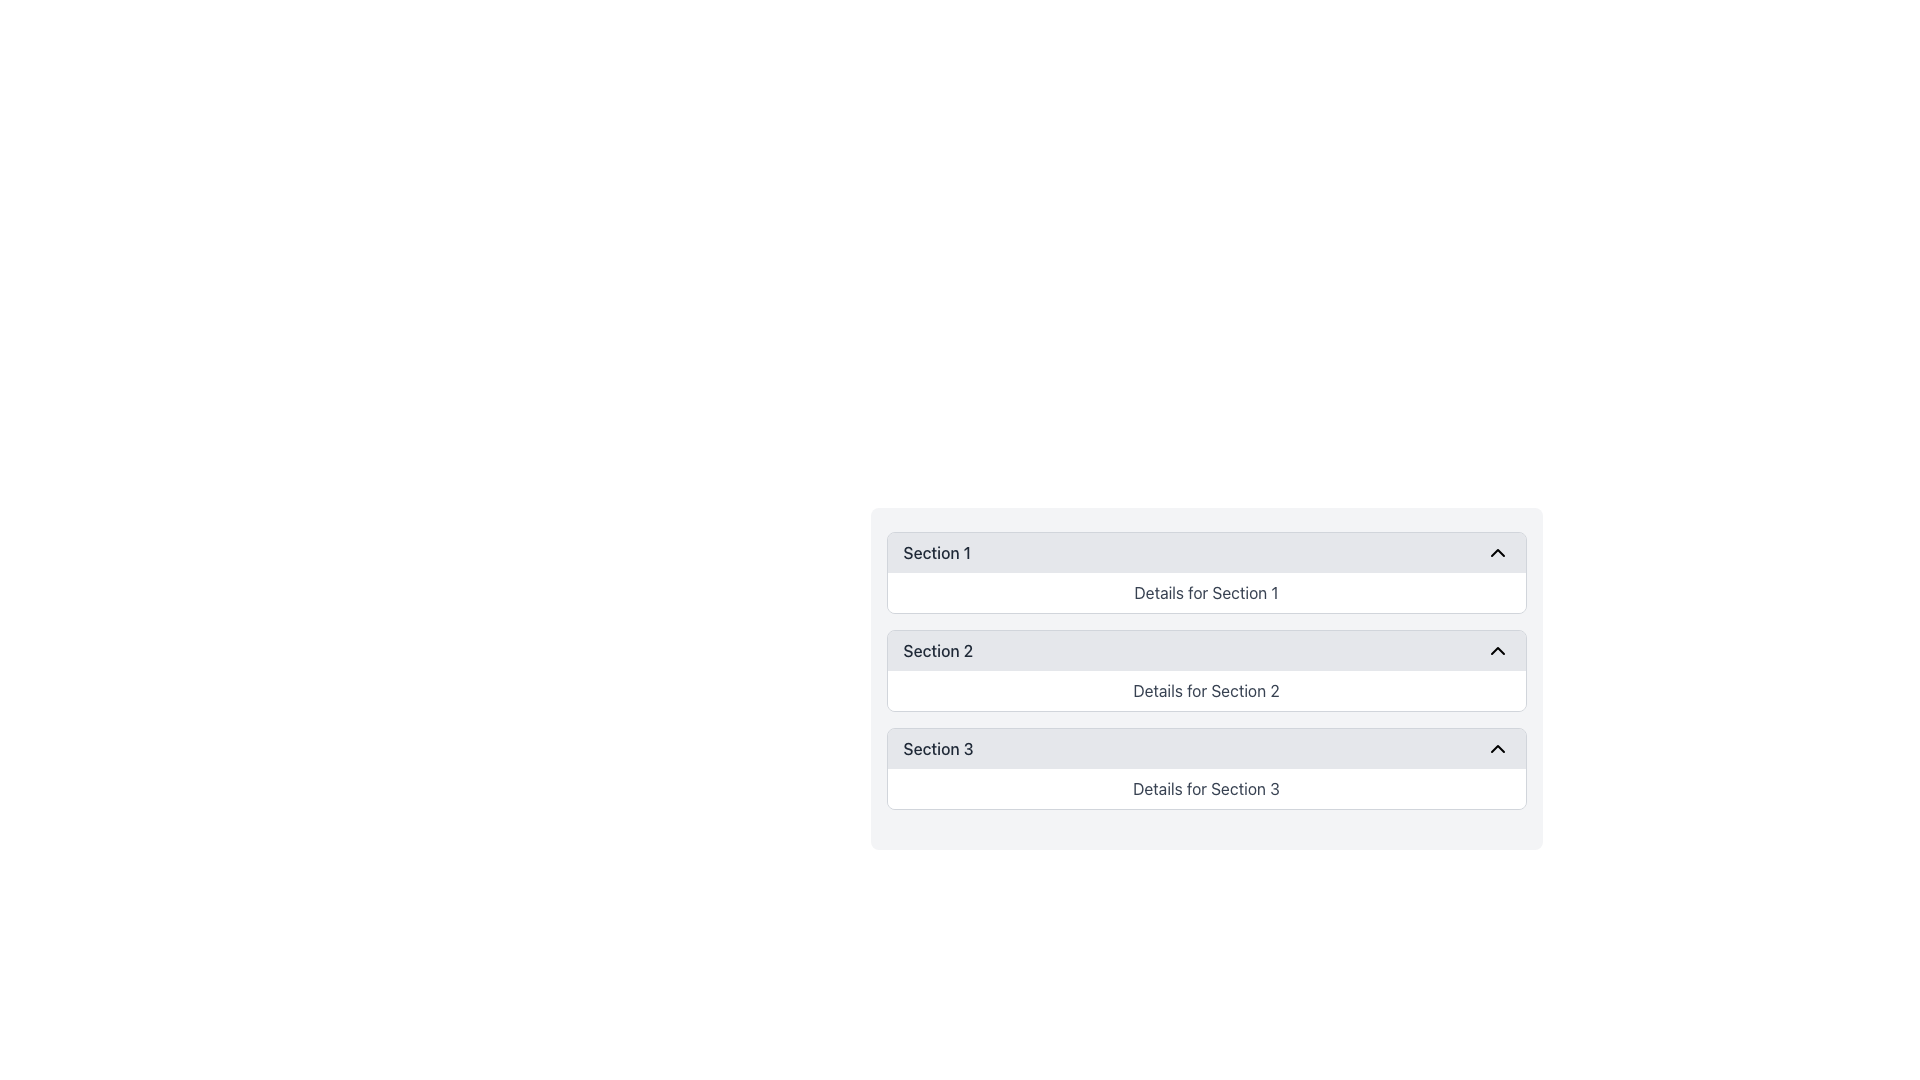  What do you see at coordinates (1497, 748) in the screenshot?
I see `the upward-pointing chevron icon located at the far-right side of the 'Section 3' header` at bounding box center [1497, 748].